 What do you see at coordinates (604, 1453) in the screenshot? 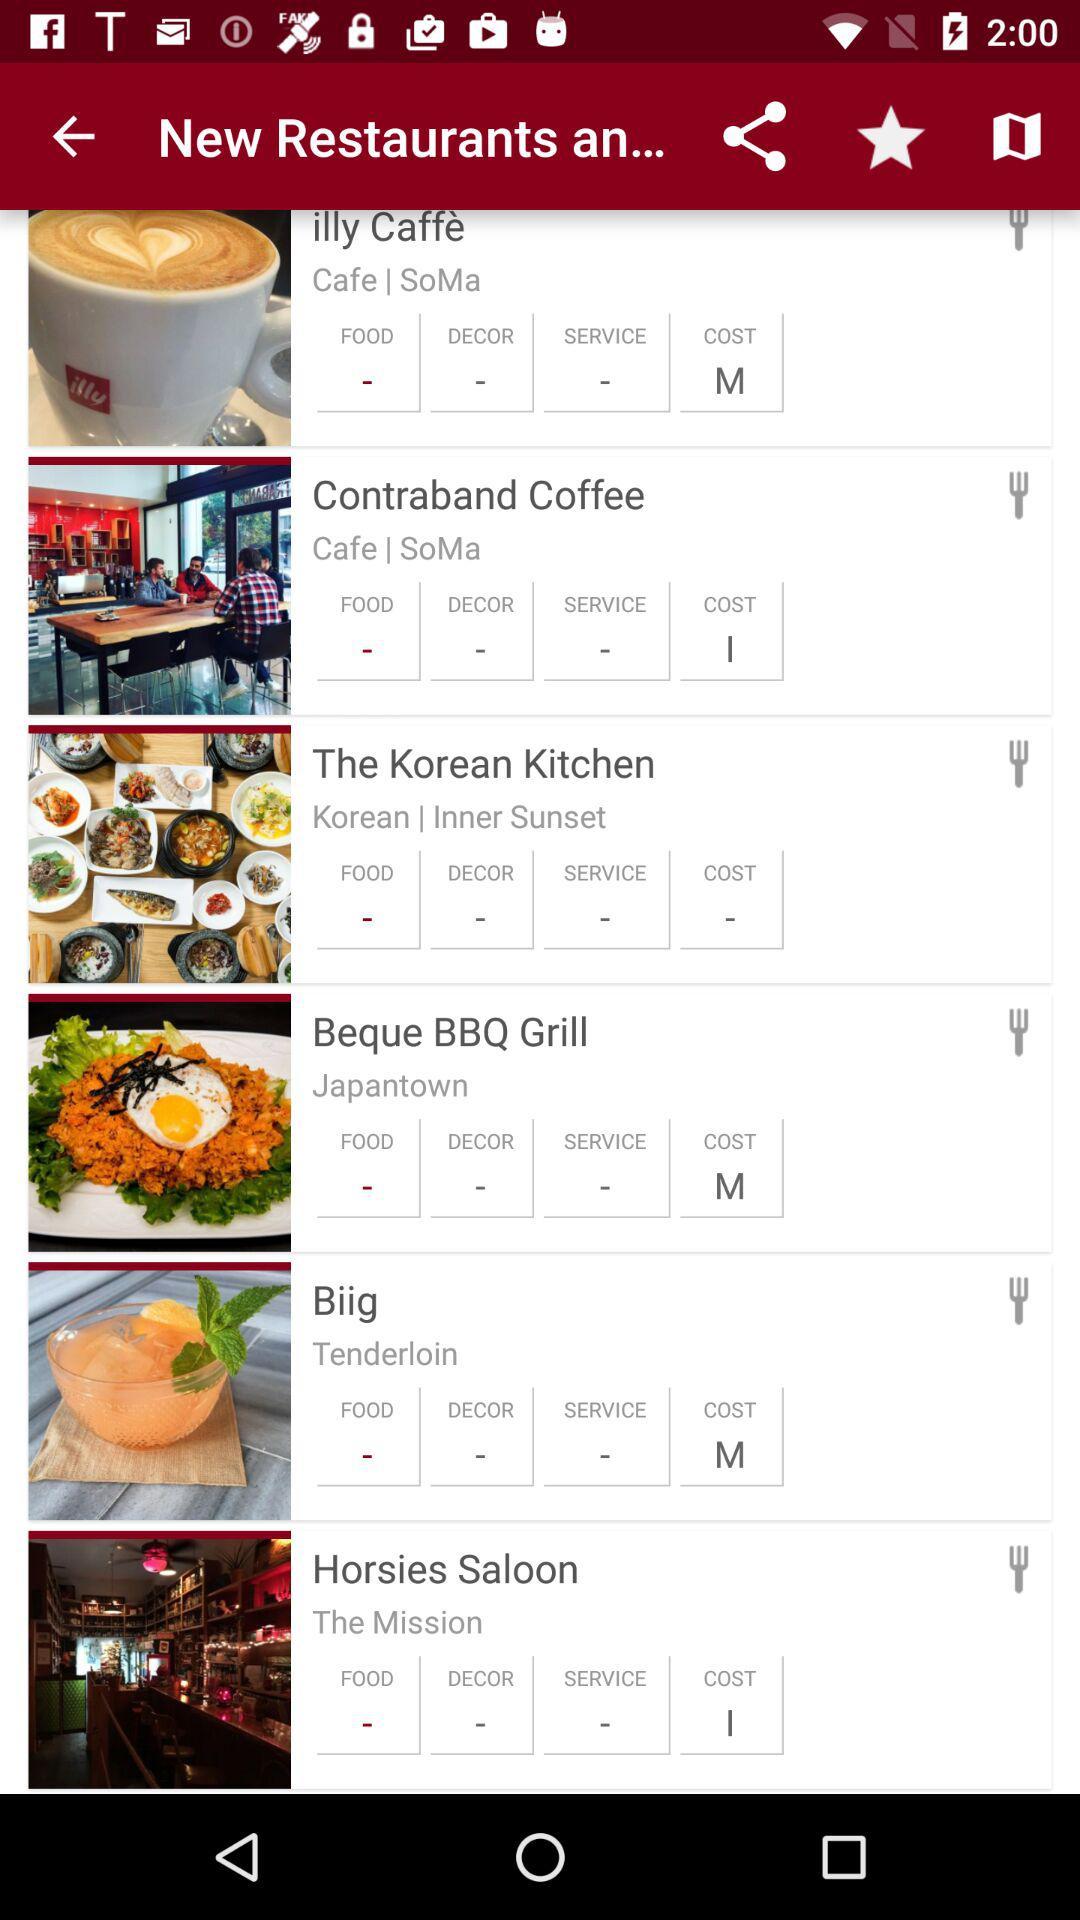
I see `item below the service item` at bounding box center [604, 1453].